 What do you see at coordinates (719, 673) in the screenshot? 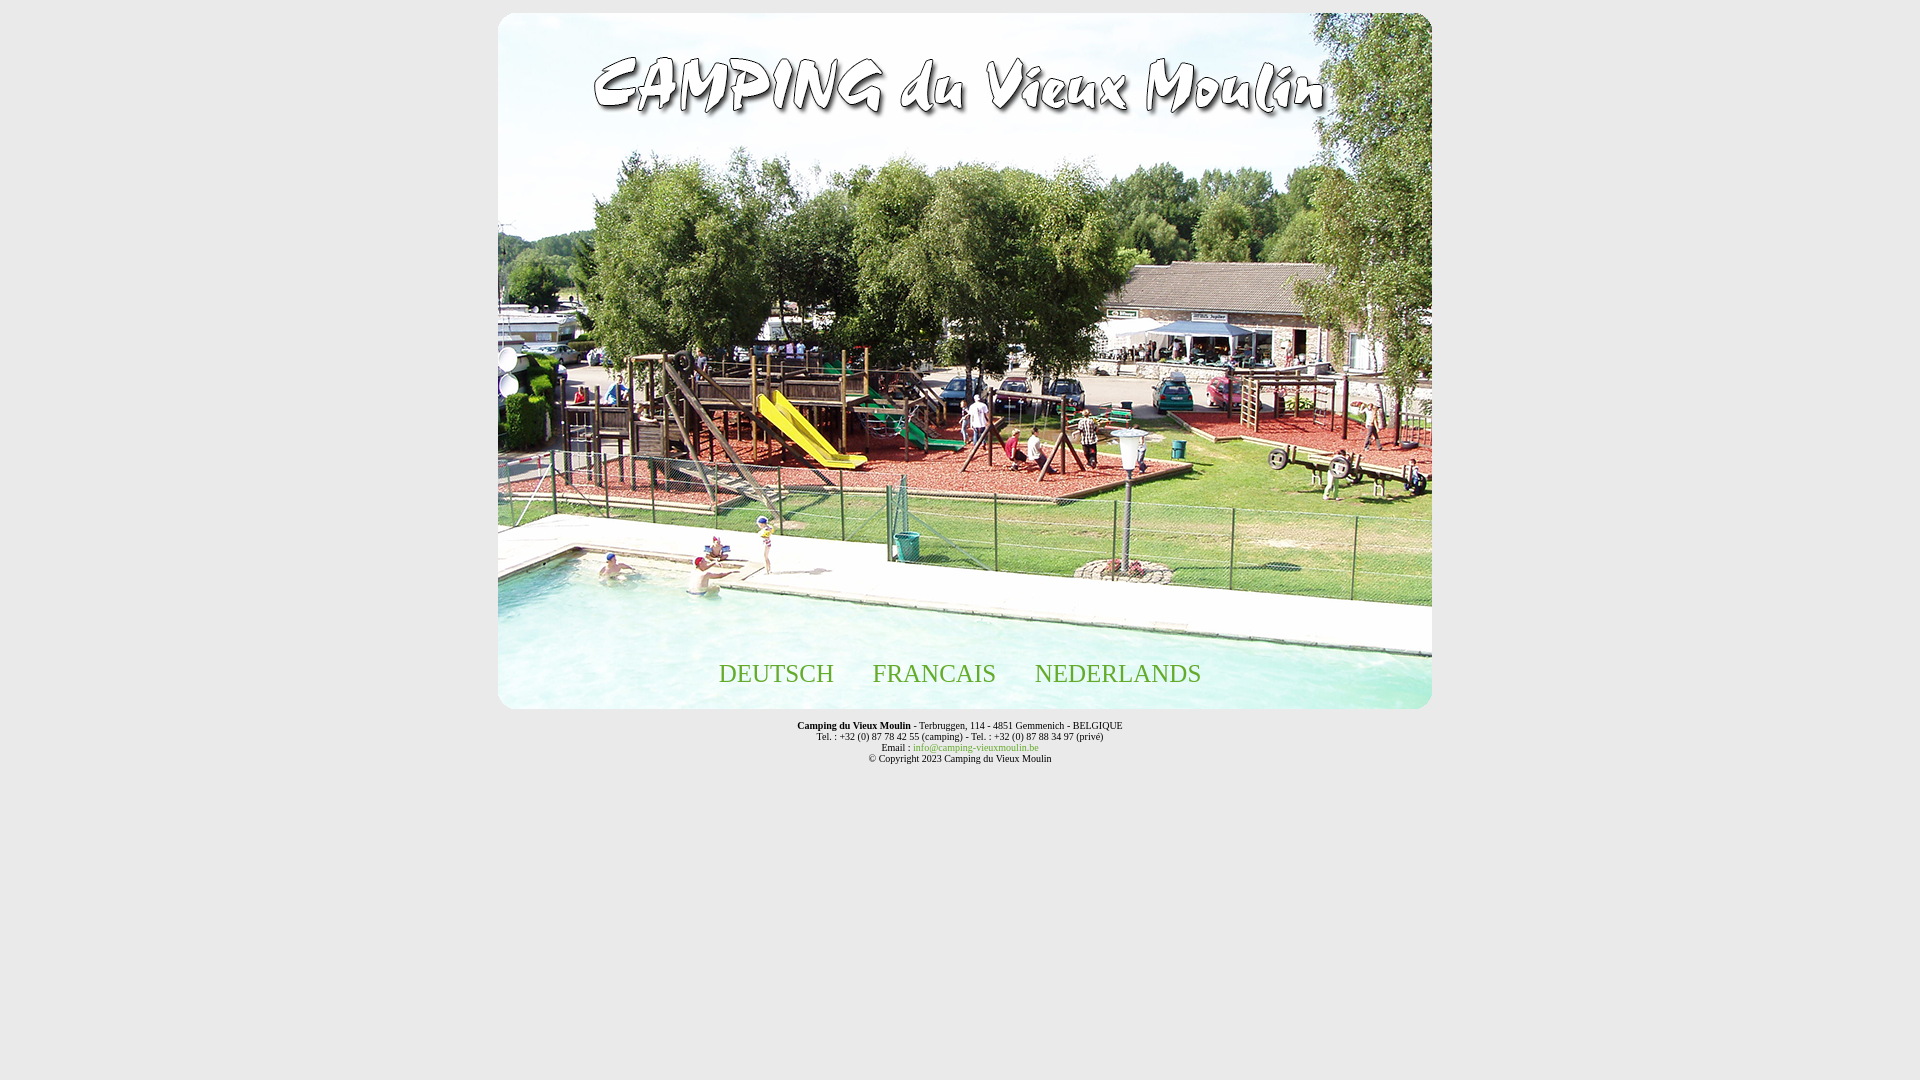
I see `'DEUTSCH'` at bounding box center [719, 673].